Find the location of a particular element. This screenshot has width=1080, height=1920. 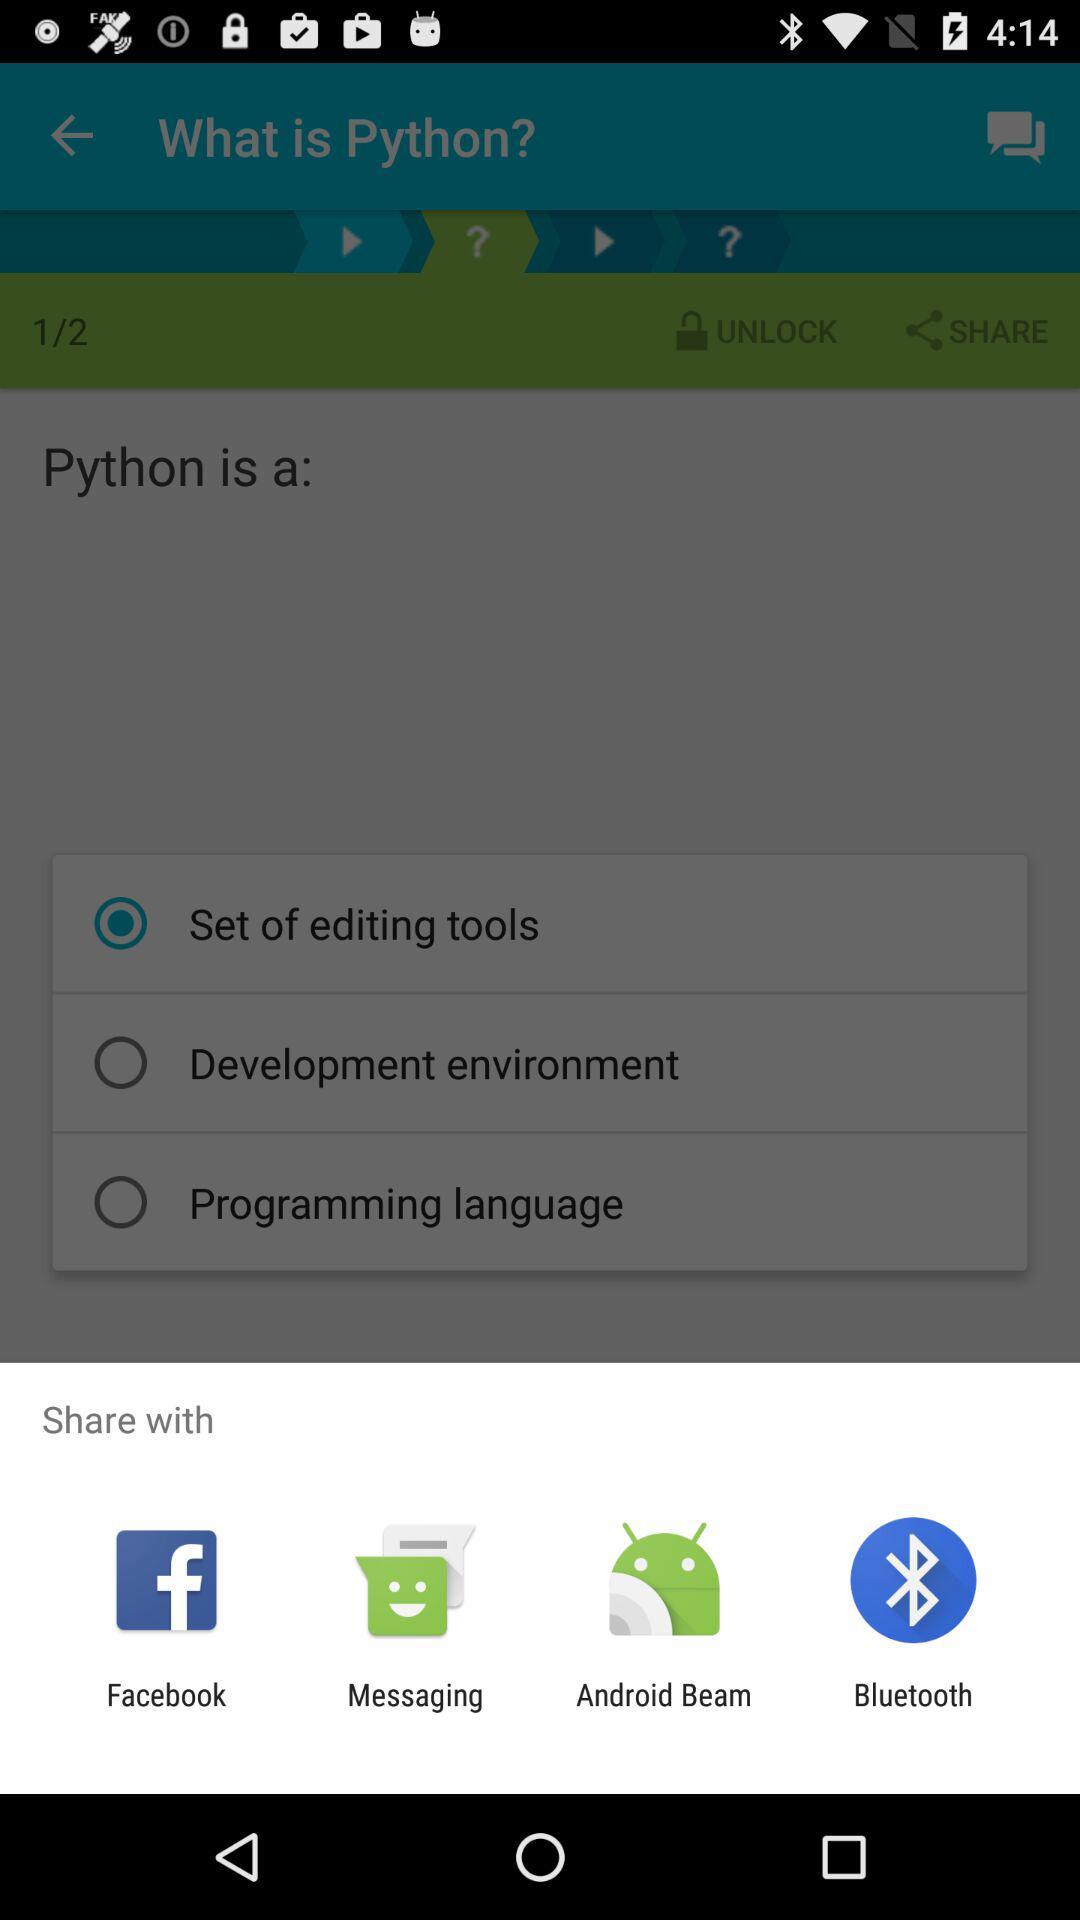

the bluetooth is located at coordinates (913, 1711).